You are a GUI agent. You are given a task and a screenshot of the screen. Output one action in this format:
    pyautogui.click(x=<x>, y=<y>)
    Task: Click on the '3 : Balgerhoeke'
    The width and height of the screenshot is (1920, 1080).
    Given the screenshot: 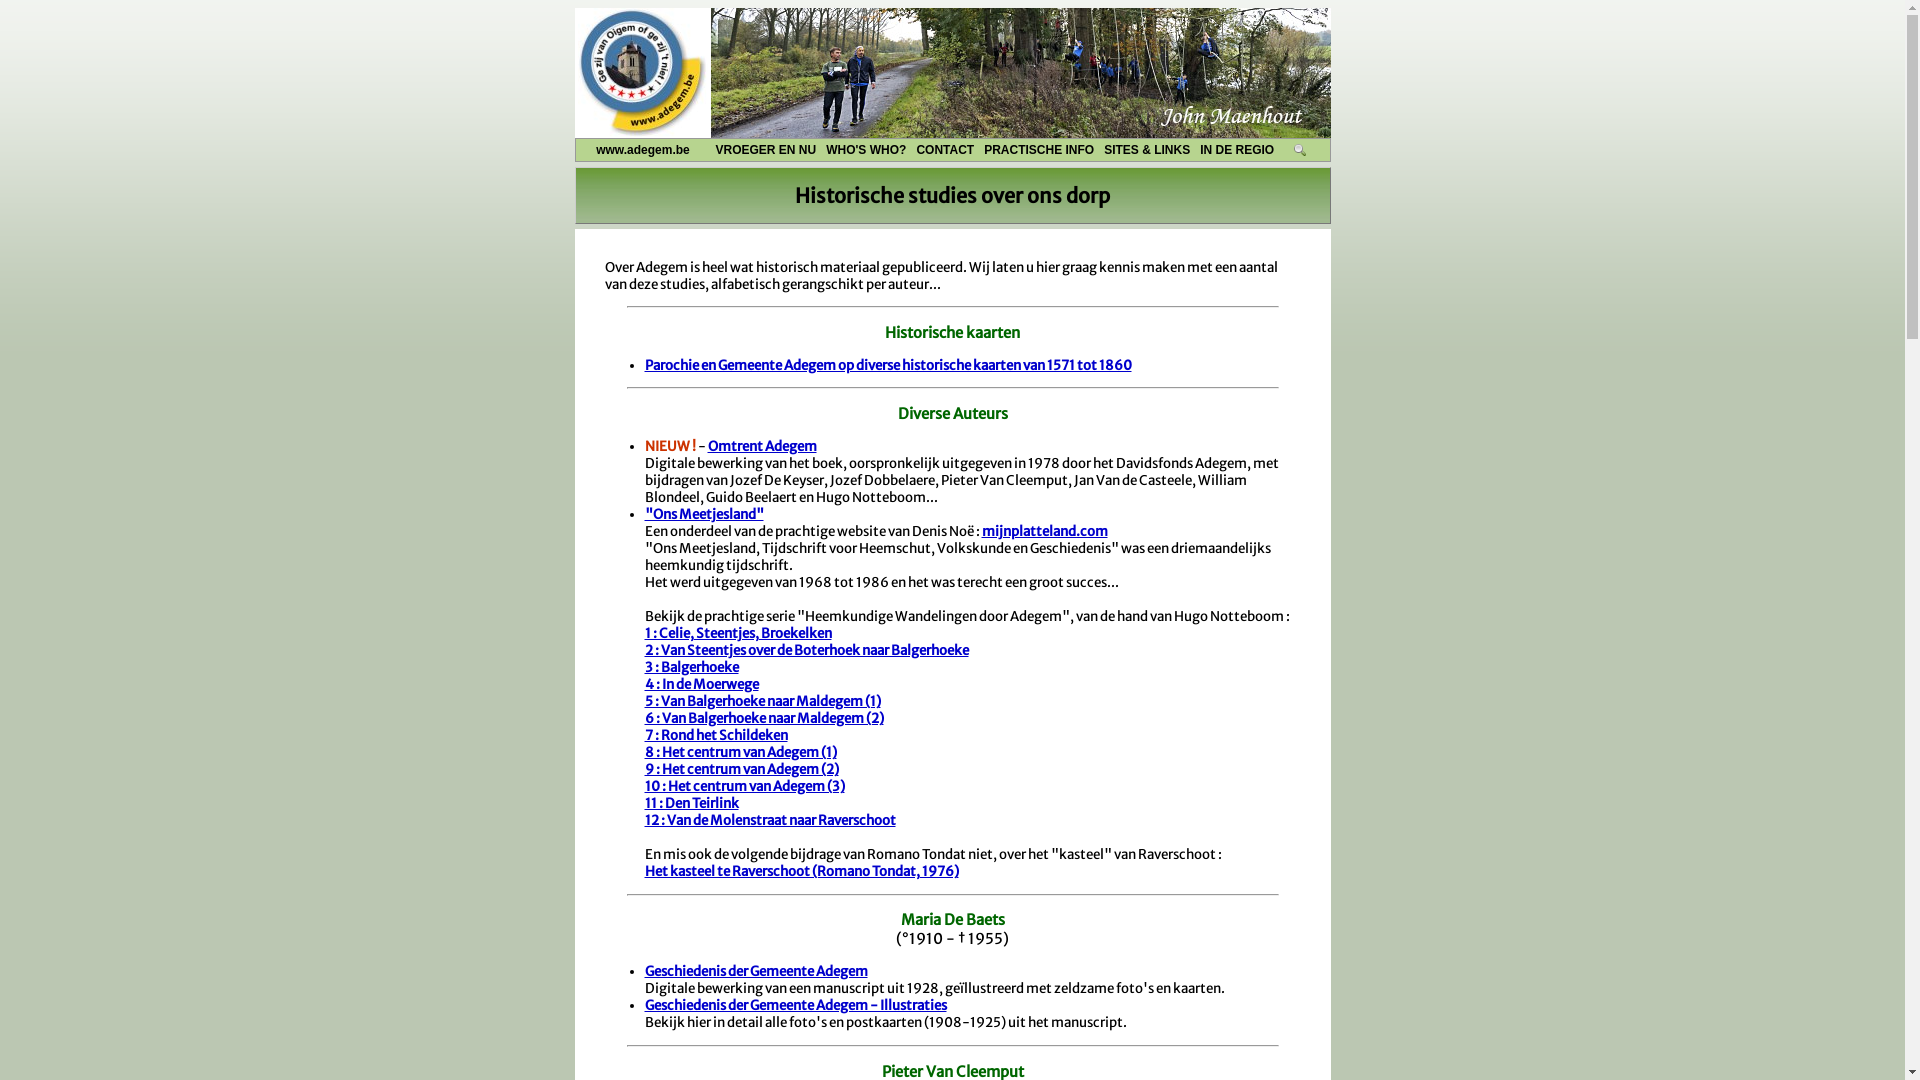 What is the action you would take?
    pyautogui.click(x=691, y=667)
    